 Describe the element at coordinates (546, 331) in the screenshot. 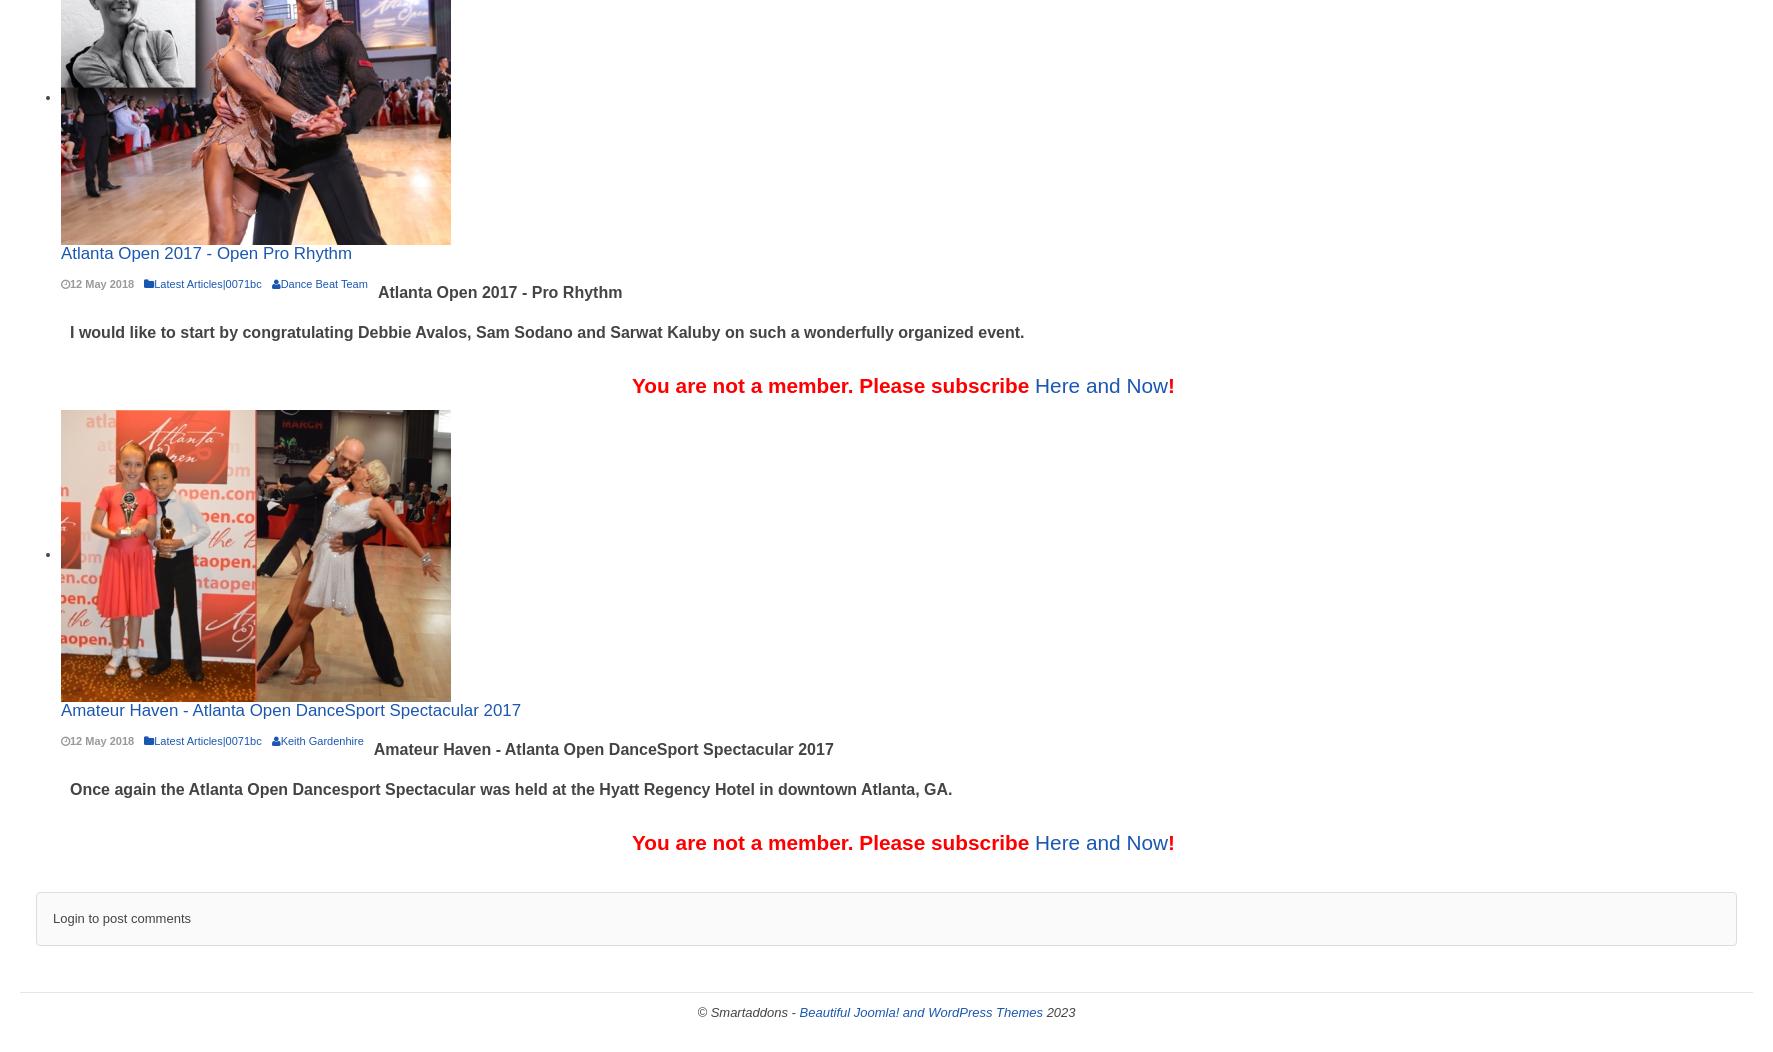

I see `'I would like to start by congratulating Debbie Avalos, Sam Sodano and Sarwat Kaluby on such a wonderfully organized event.'` at that location.